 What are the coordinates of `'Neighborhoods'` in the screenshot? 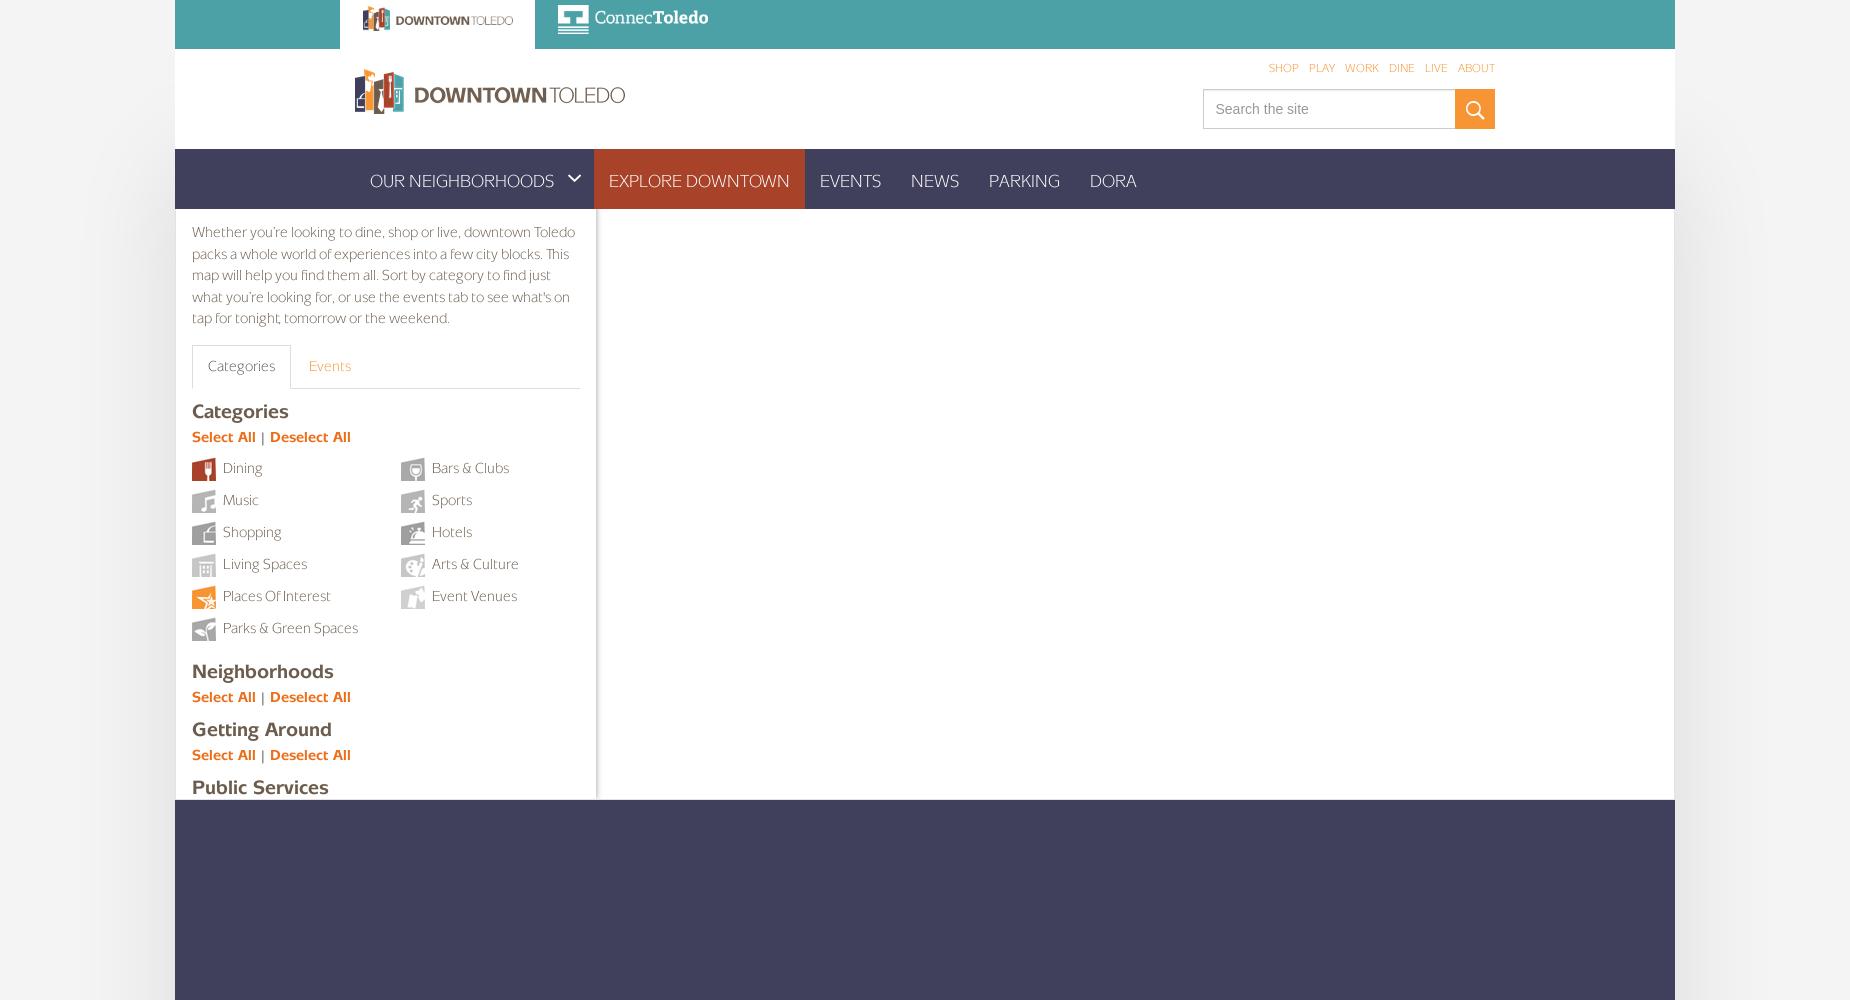 It's located at (262, 671).